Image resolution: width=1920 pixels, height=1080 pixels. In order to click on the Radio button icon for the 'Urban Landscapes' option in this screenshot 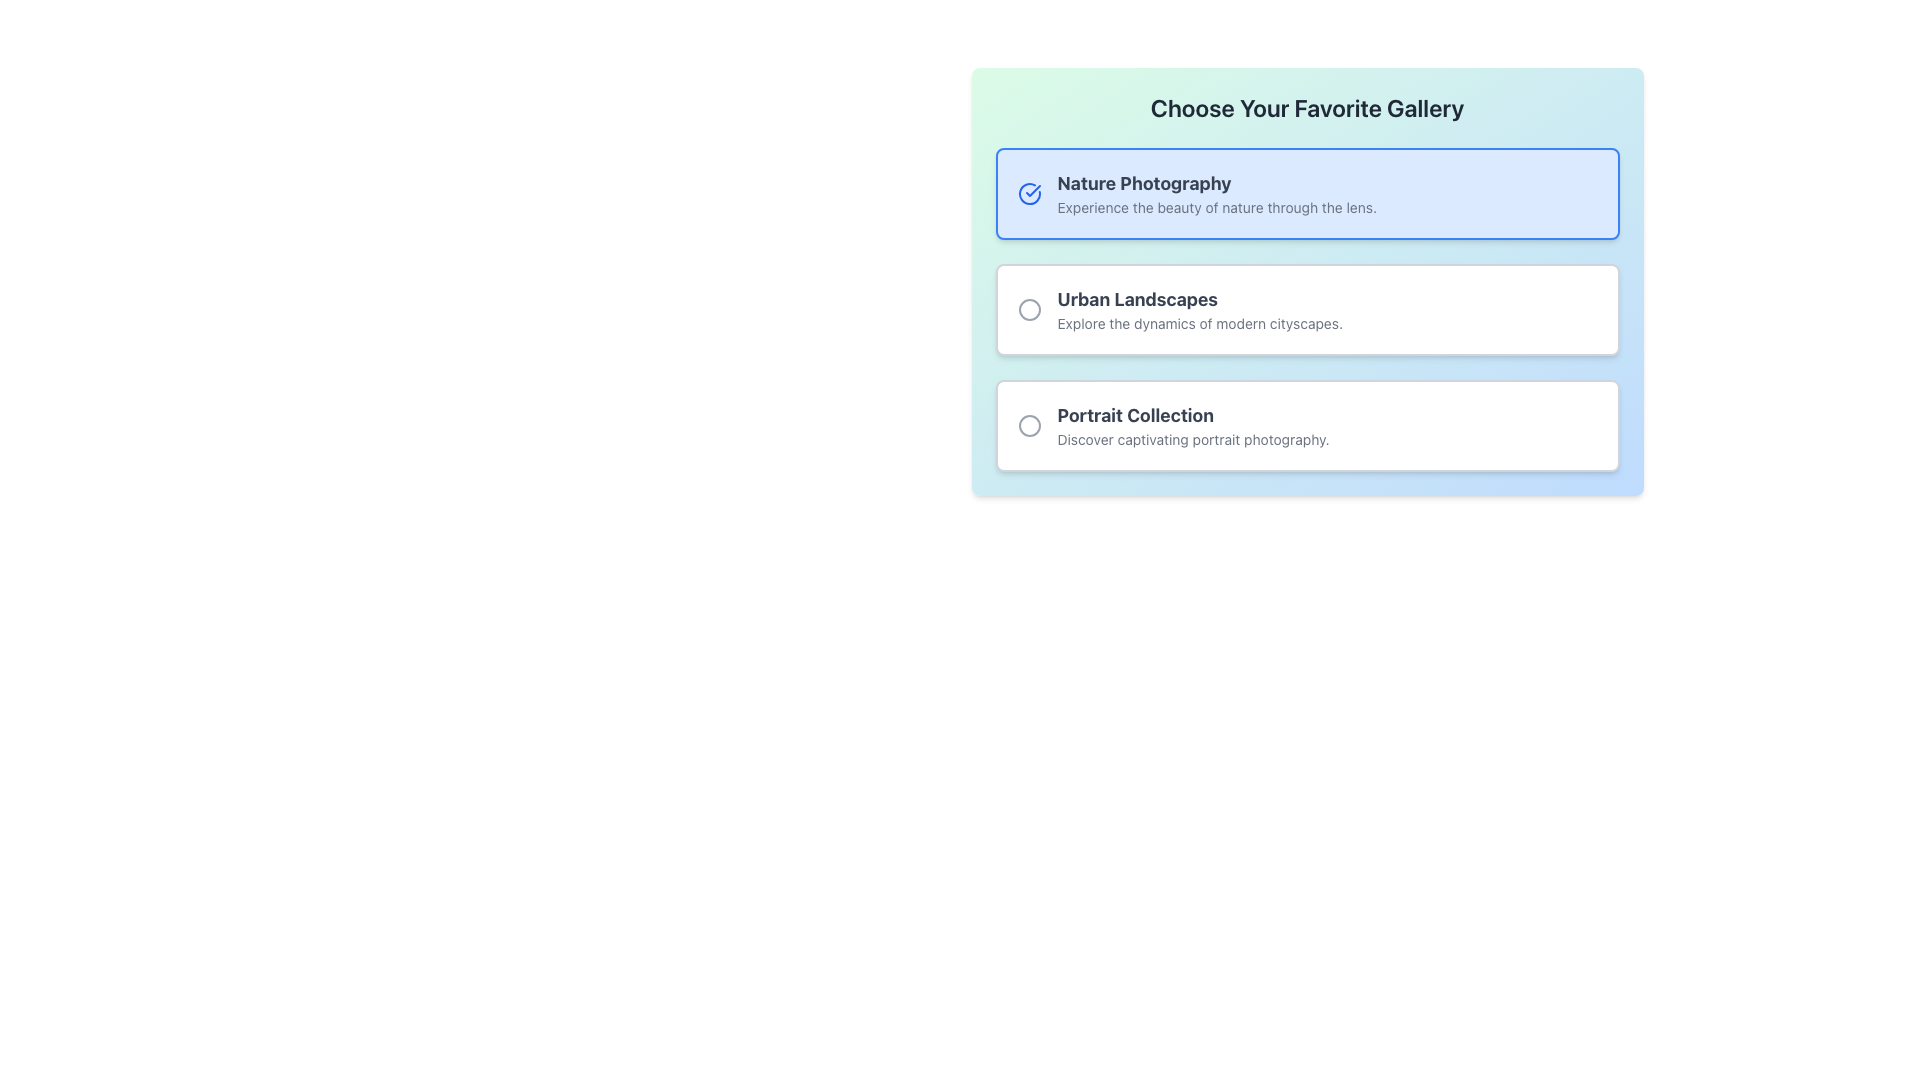, I will do `click(1029, 309)`.